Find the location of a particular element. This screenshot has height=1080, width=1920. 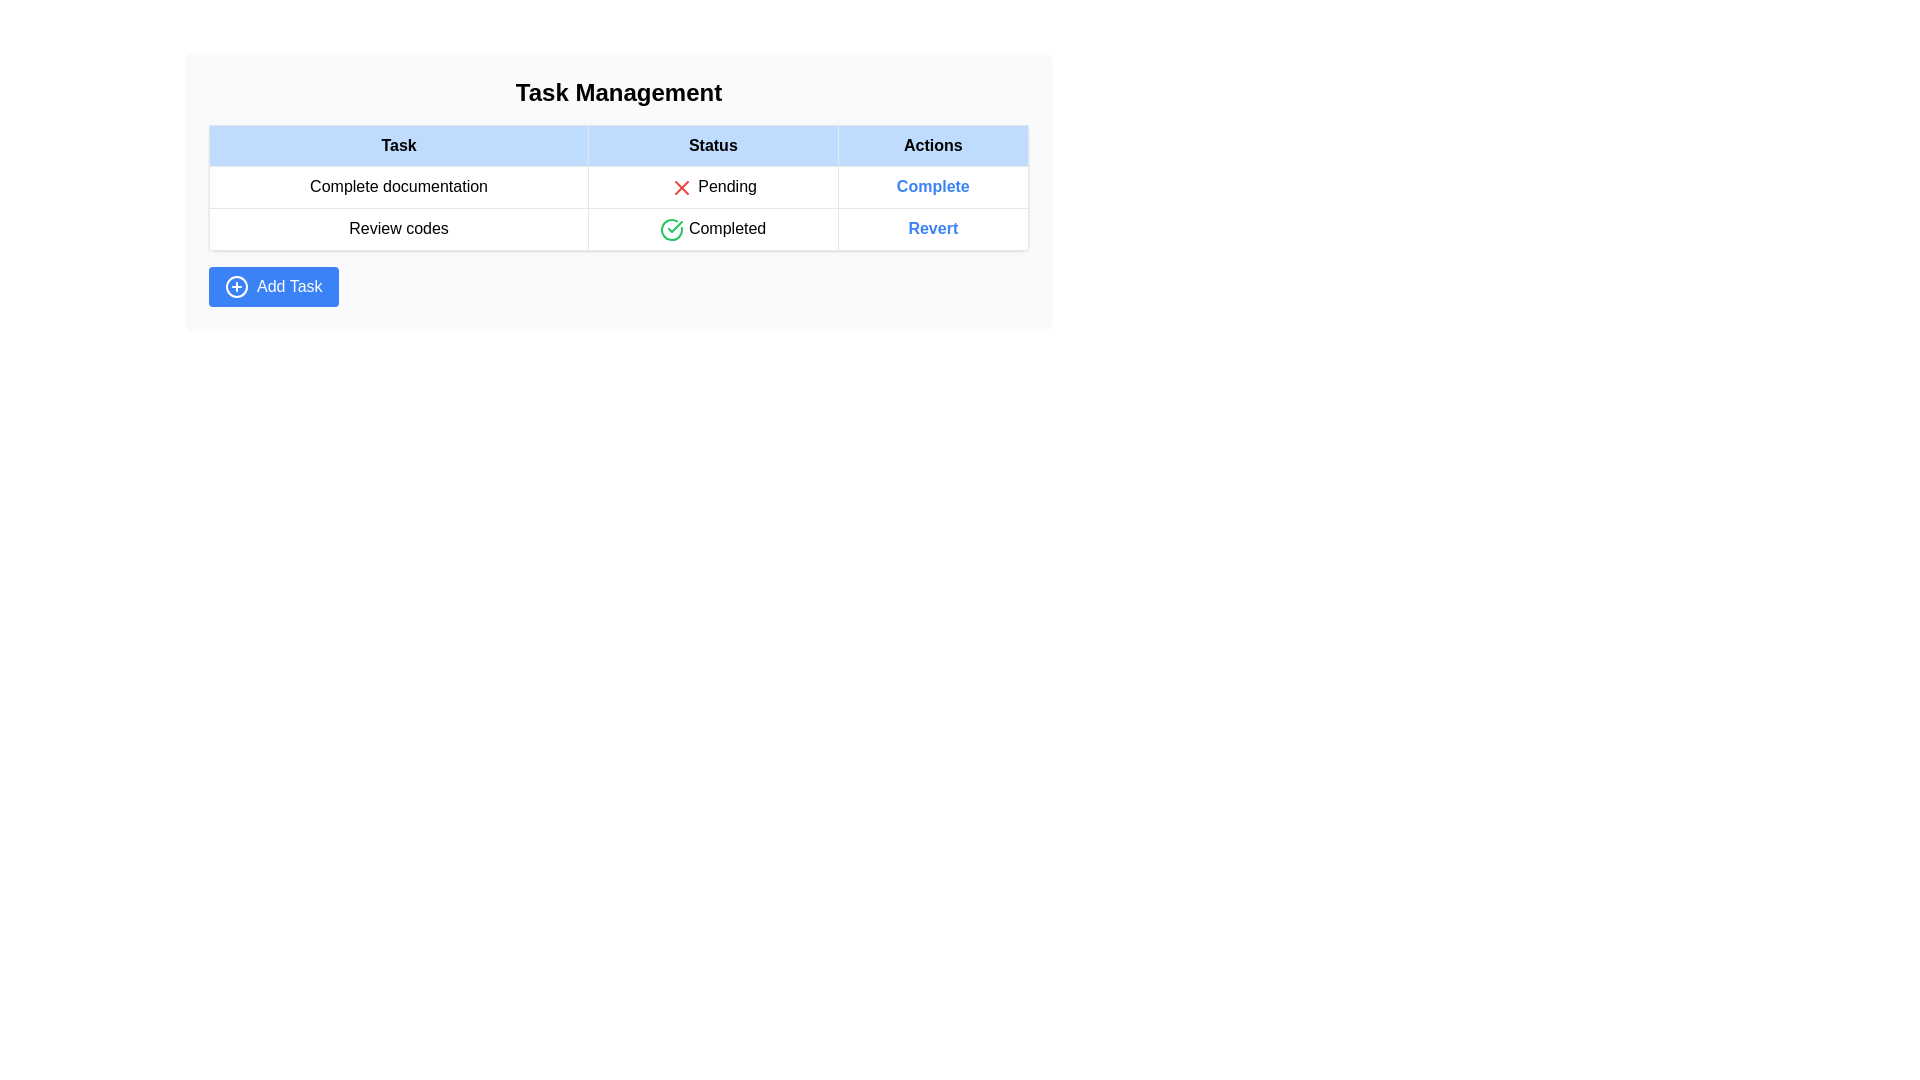

the non-interactive status label indicating that the task is currently pending, located in the task management table under the 'Status' column of the 'Complete documentation' row is located at coordinates (713, 187).